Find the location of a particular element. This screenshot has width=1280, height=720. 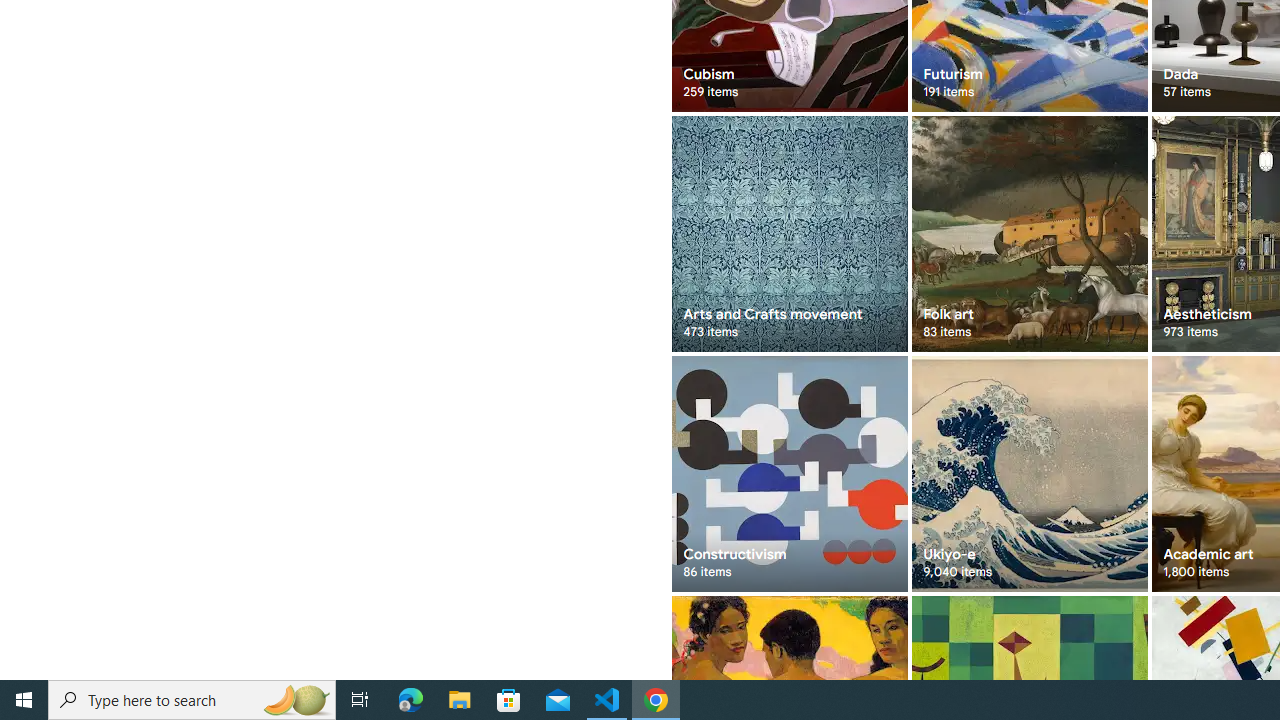

'Ukiyo-e 9,040 items' is located at coordinates (1029, 473).